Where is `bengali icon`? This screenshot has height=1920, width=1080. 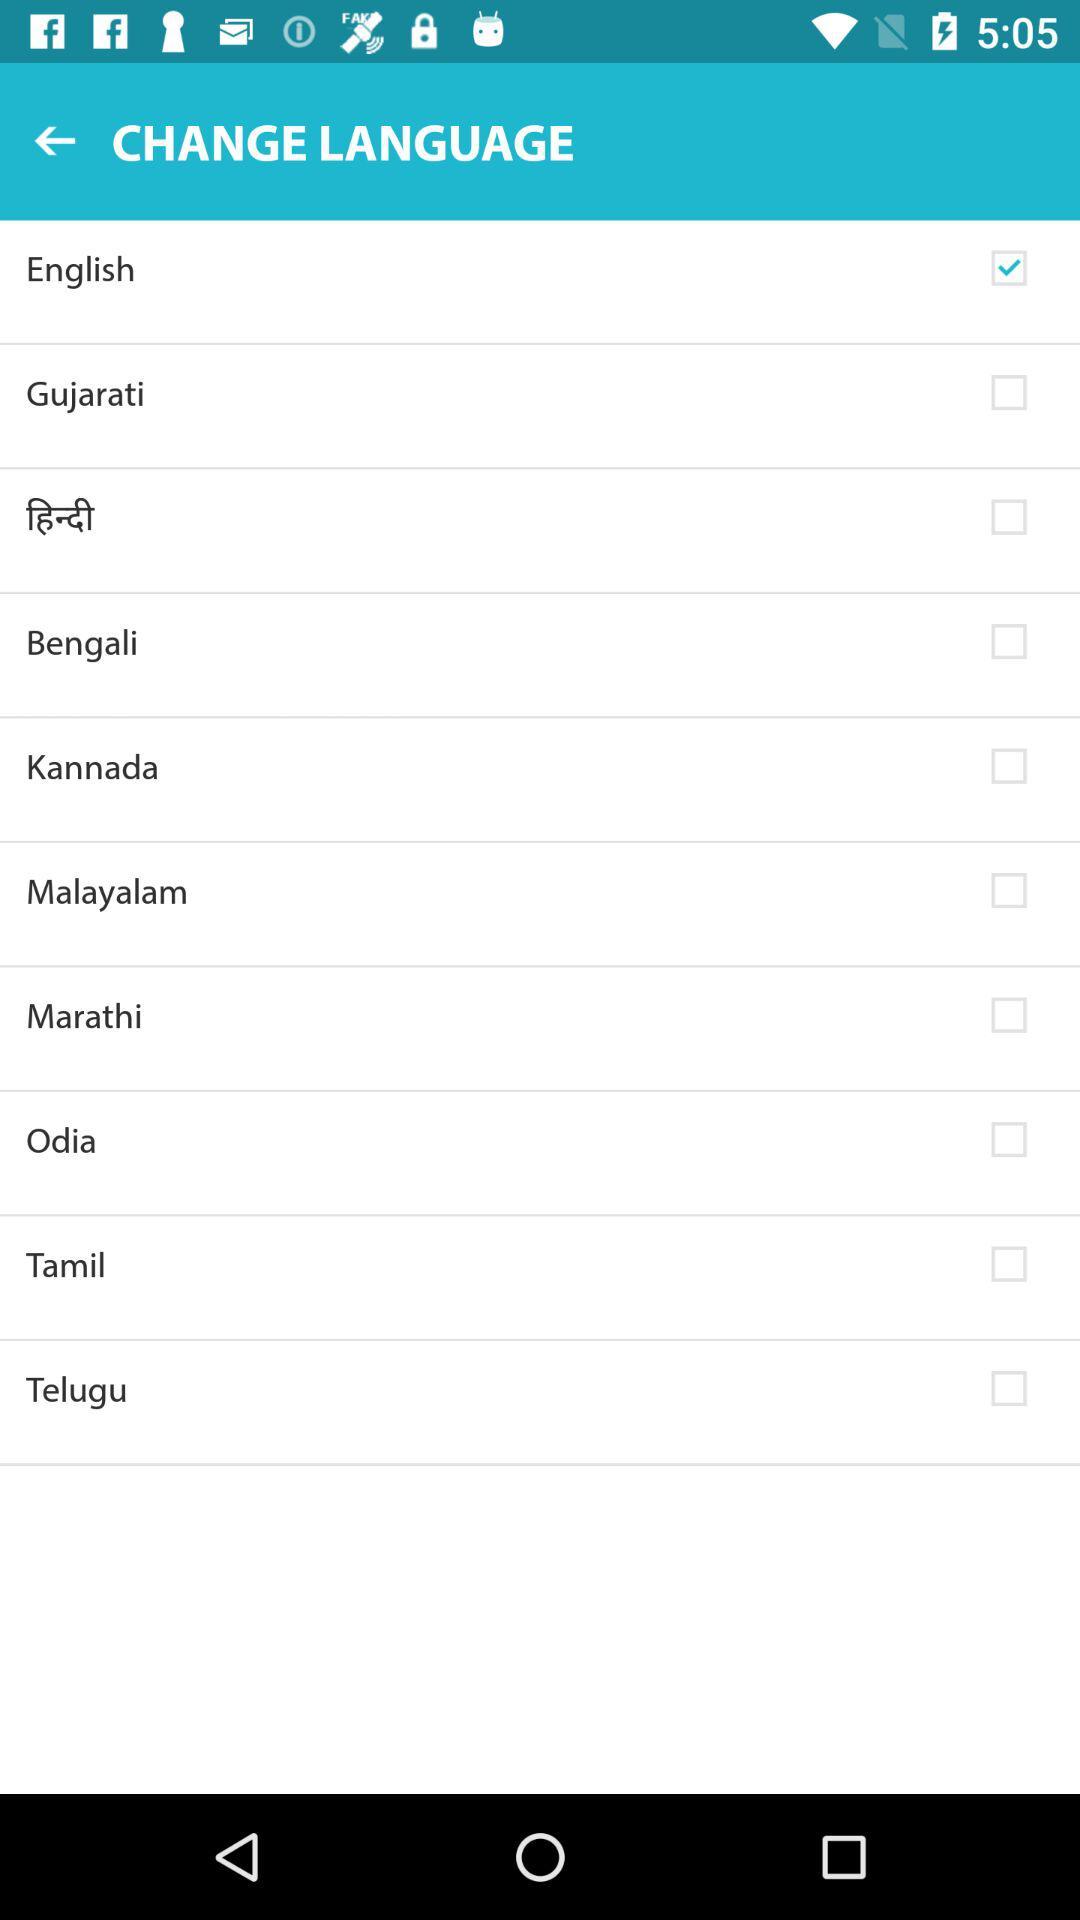
bengali icon is located at coordinates (495, 642).